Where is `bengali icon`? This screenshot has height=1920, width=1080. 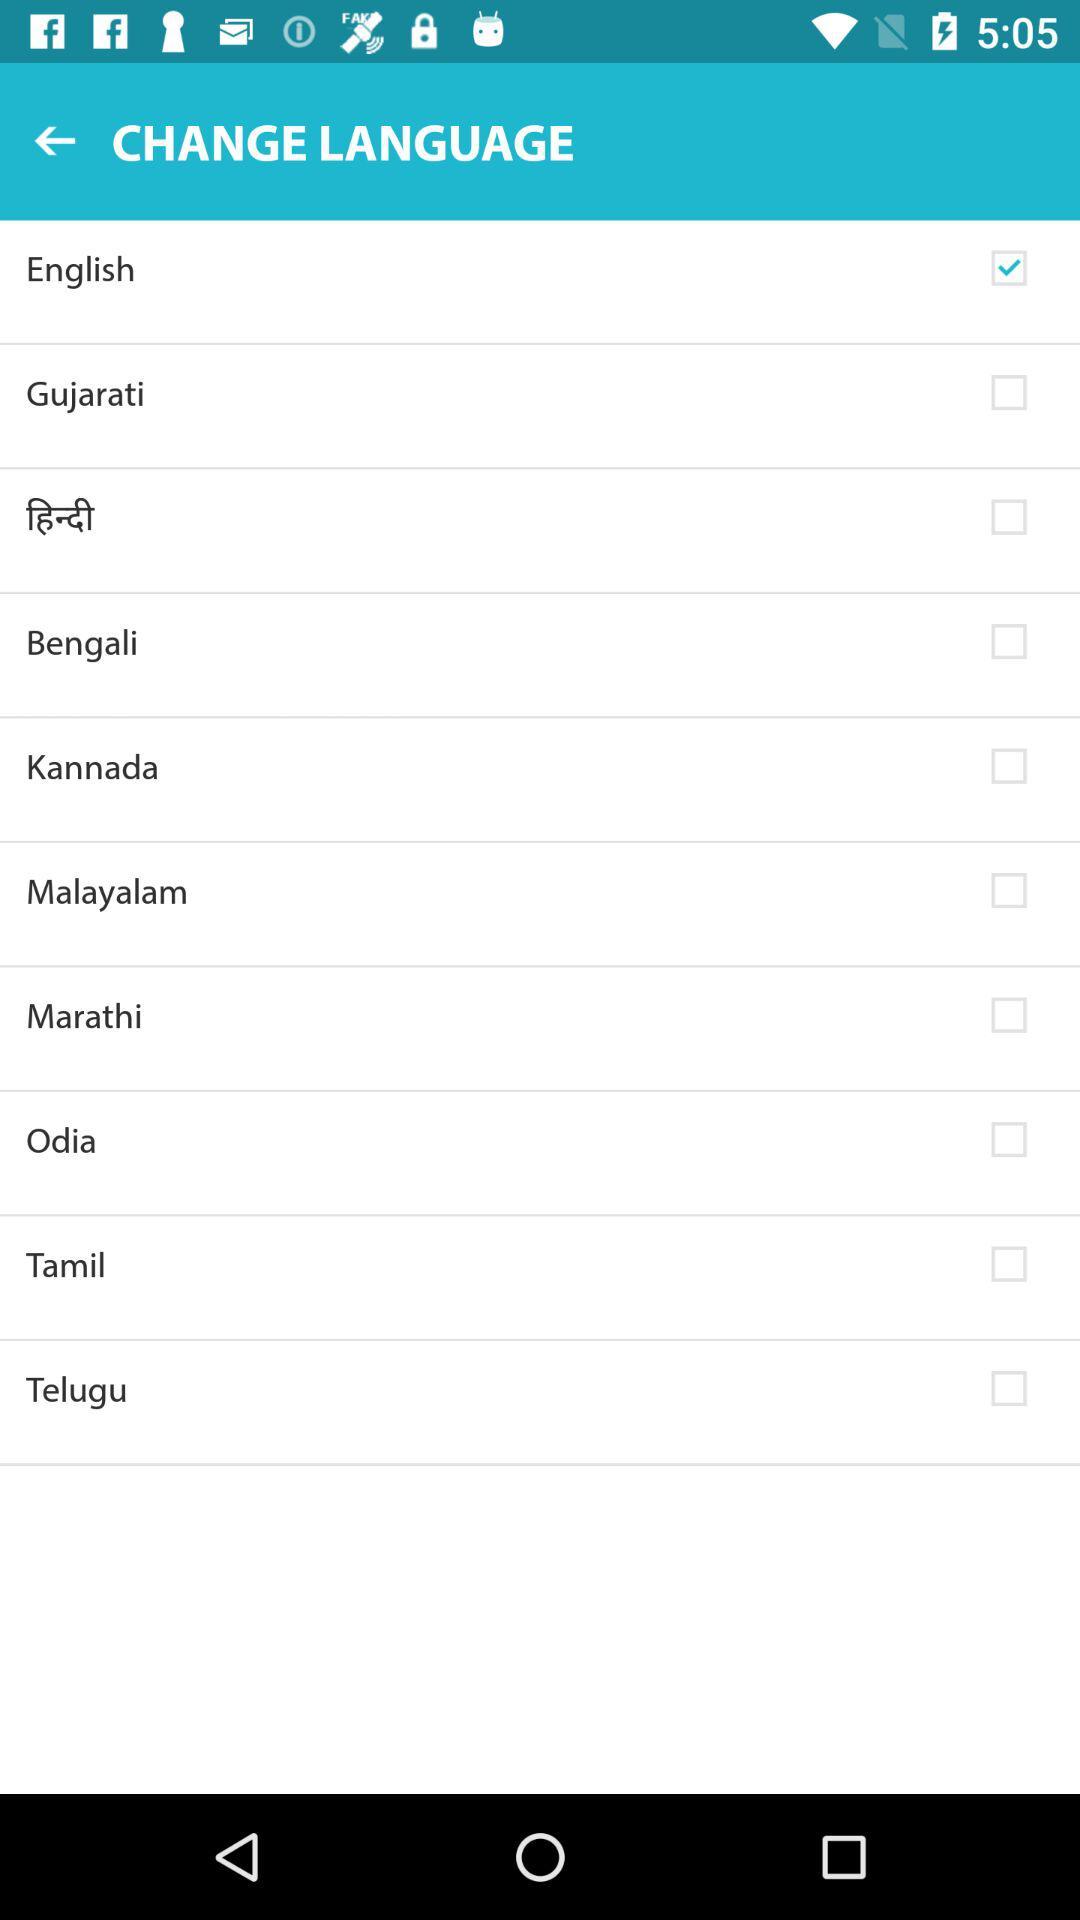
bengali icon is located at coordinates (495, 642).